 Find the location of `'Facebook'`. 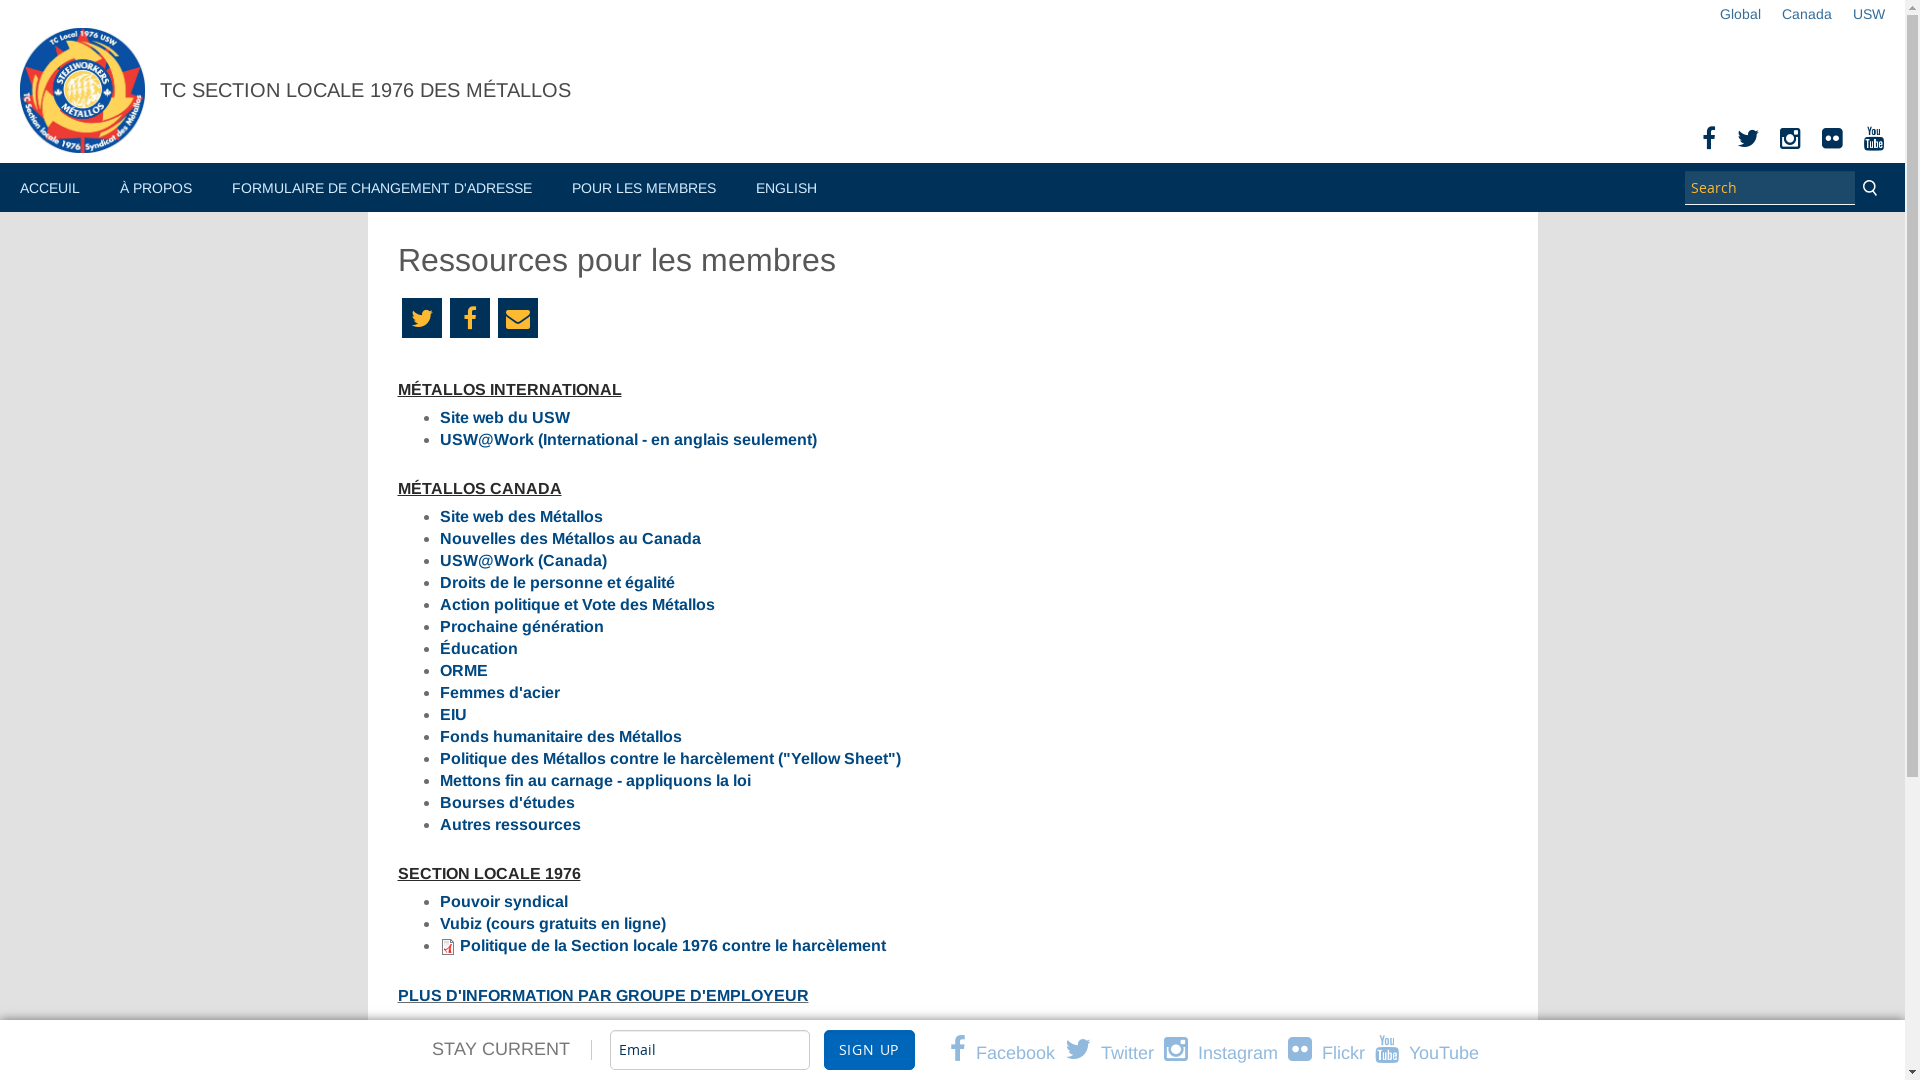

'Facebook' is located at coordinates (1007, 1052).